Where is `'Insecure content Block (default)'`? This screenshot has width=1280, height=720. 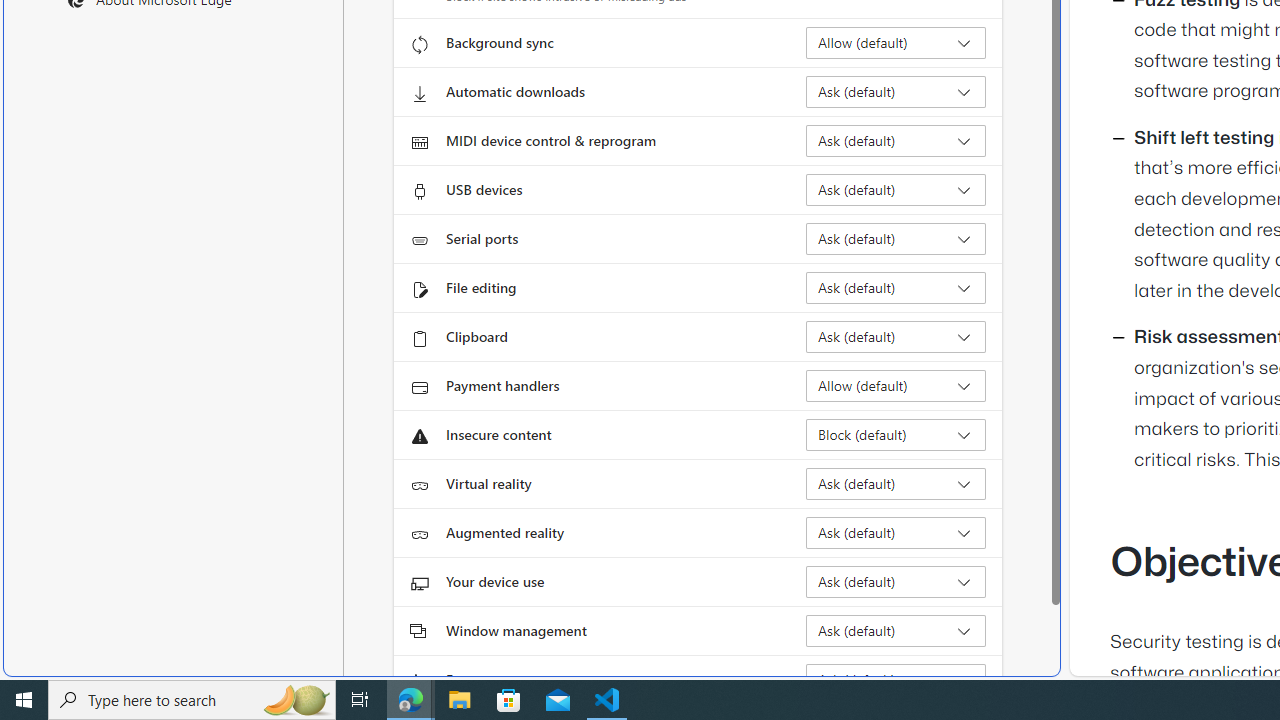
'Insecure content Block (default)' is located at coordinates (895, 433).